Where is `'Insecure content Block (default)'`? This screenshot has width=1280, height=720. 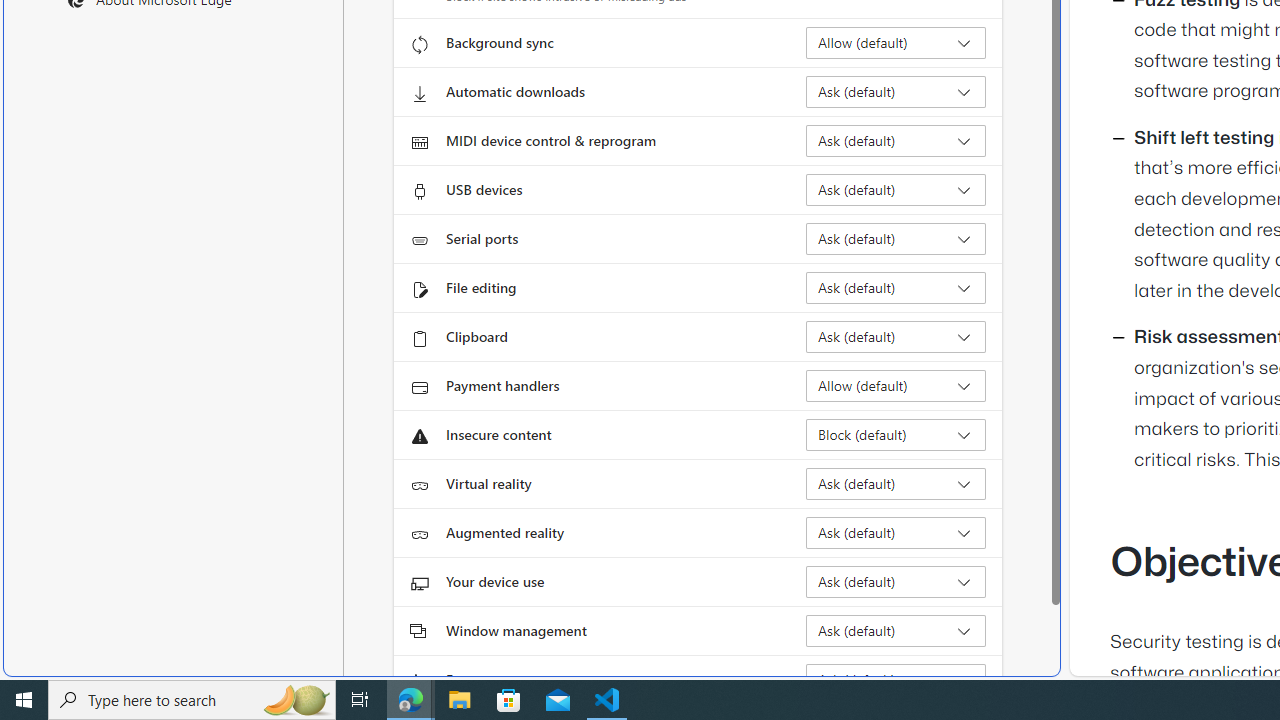
'Insecure content Block (default)' is located at coordinates (895, 433).